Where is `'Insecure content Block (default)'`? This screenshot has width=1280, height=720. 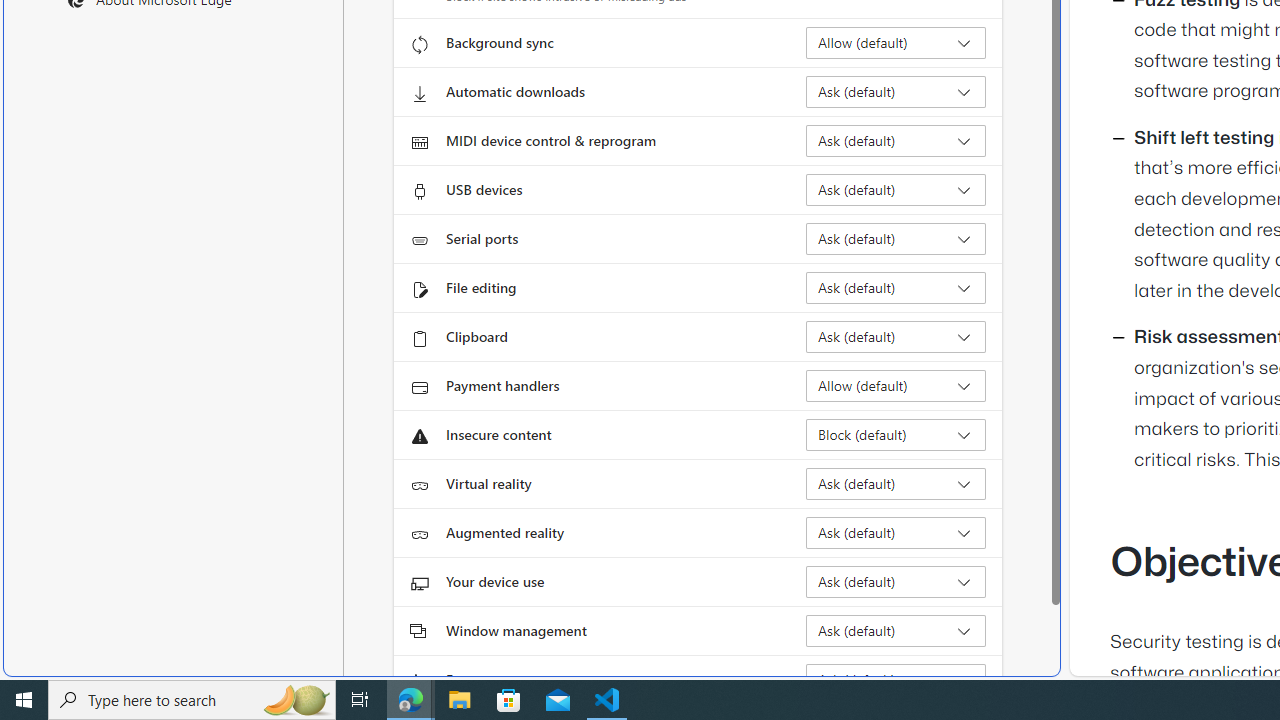
'Insecure content Block (default)' is located at coordinates (895, 433).